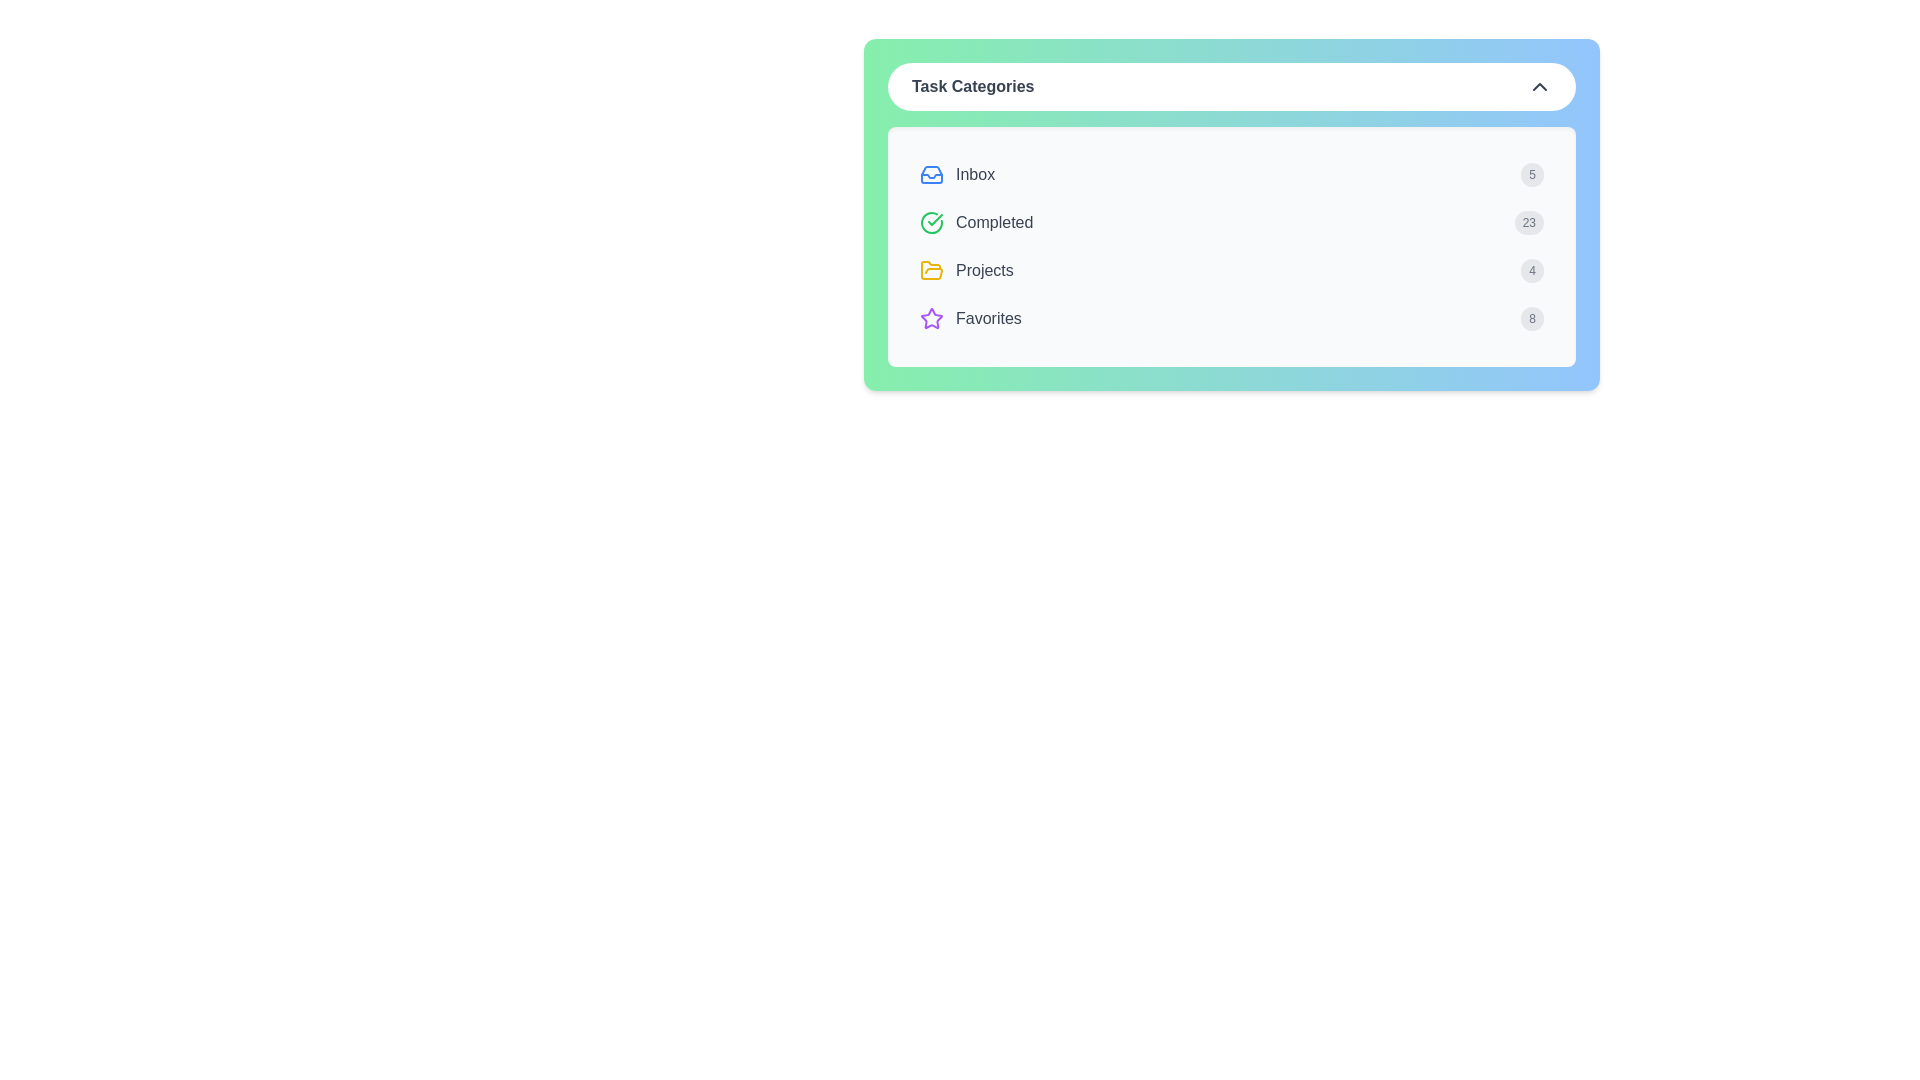 The width and height of the screenshot is (1920, 1080). Describe the element at coordinates (1528, 223) in the screenshot. I see `the badge indicating the number of completed tasks in the 'Completed' section, positioned to the far right adjacent to the text 'Completed'` at that location.